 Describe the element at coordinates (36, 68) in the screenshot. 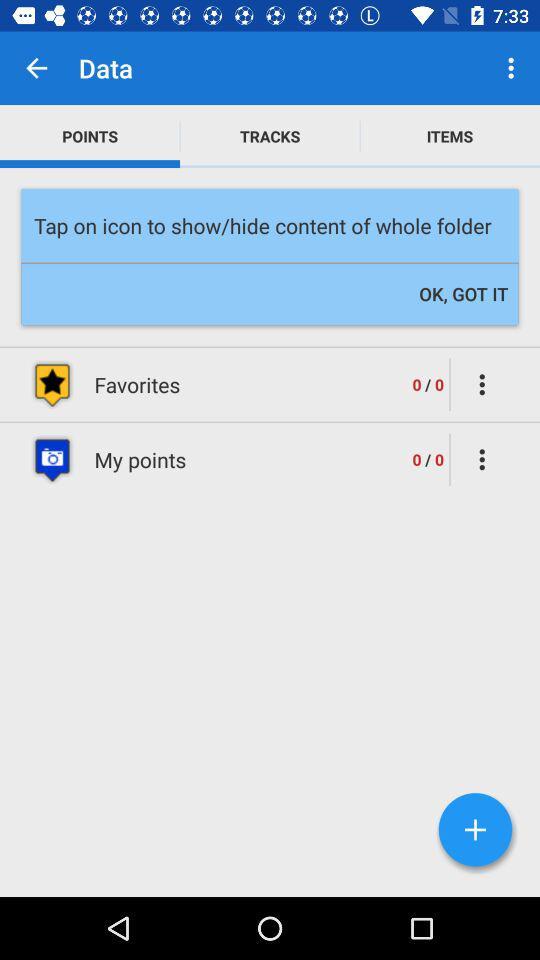

I see `item above points item` at that location.